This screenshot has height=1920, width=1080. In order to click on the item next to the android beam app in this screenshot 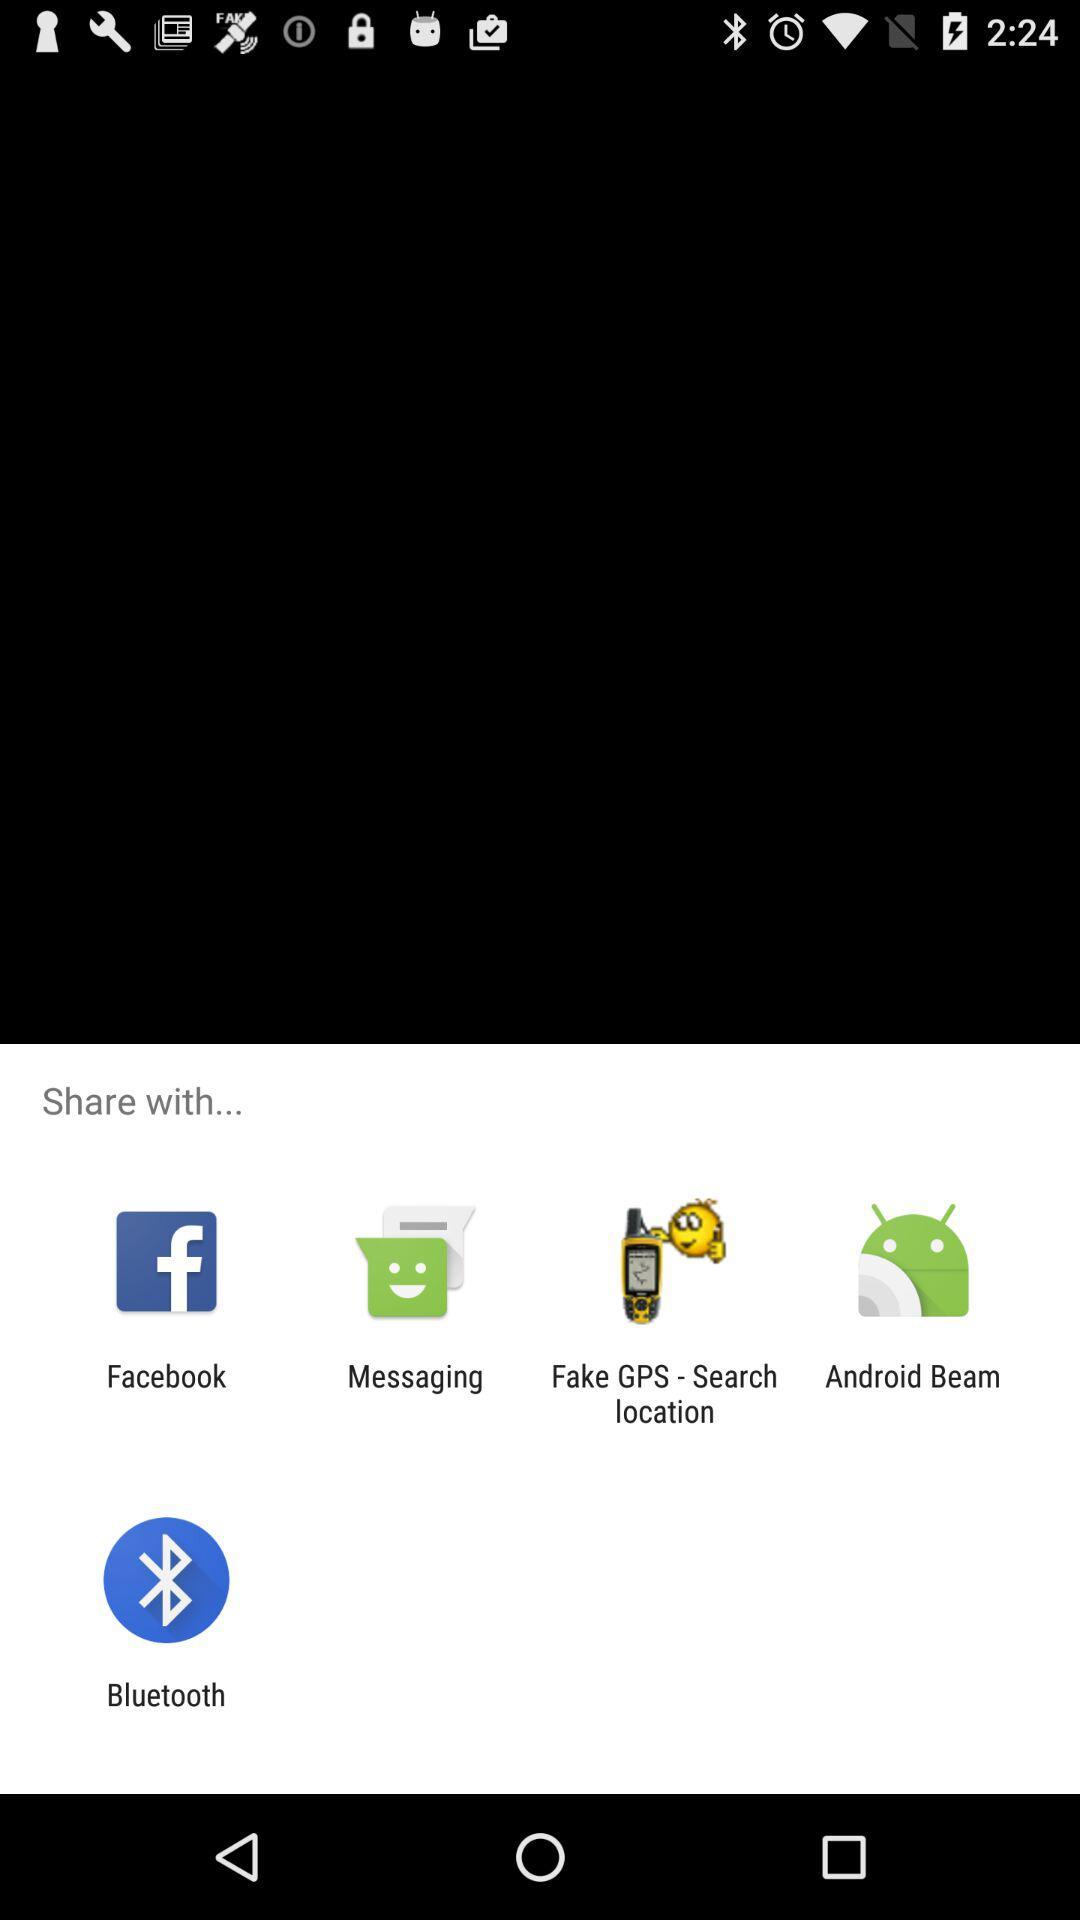, I will do `click(664, 1392)`.